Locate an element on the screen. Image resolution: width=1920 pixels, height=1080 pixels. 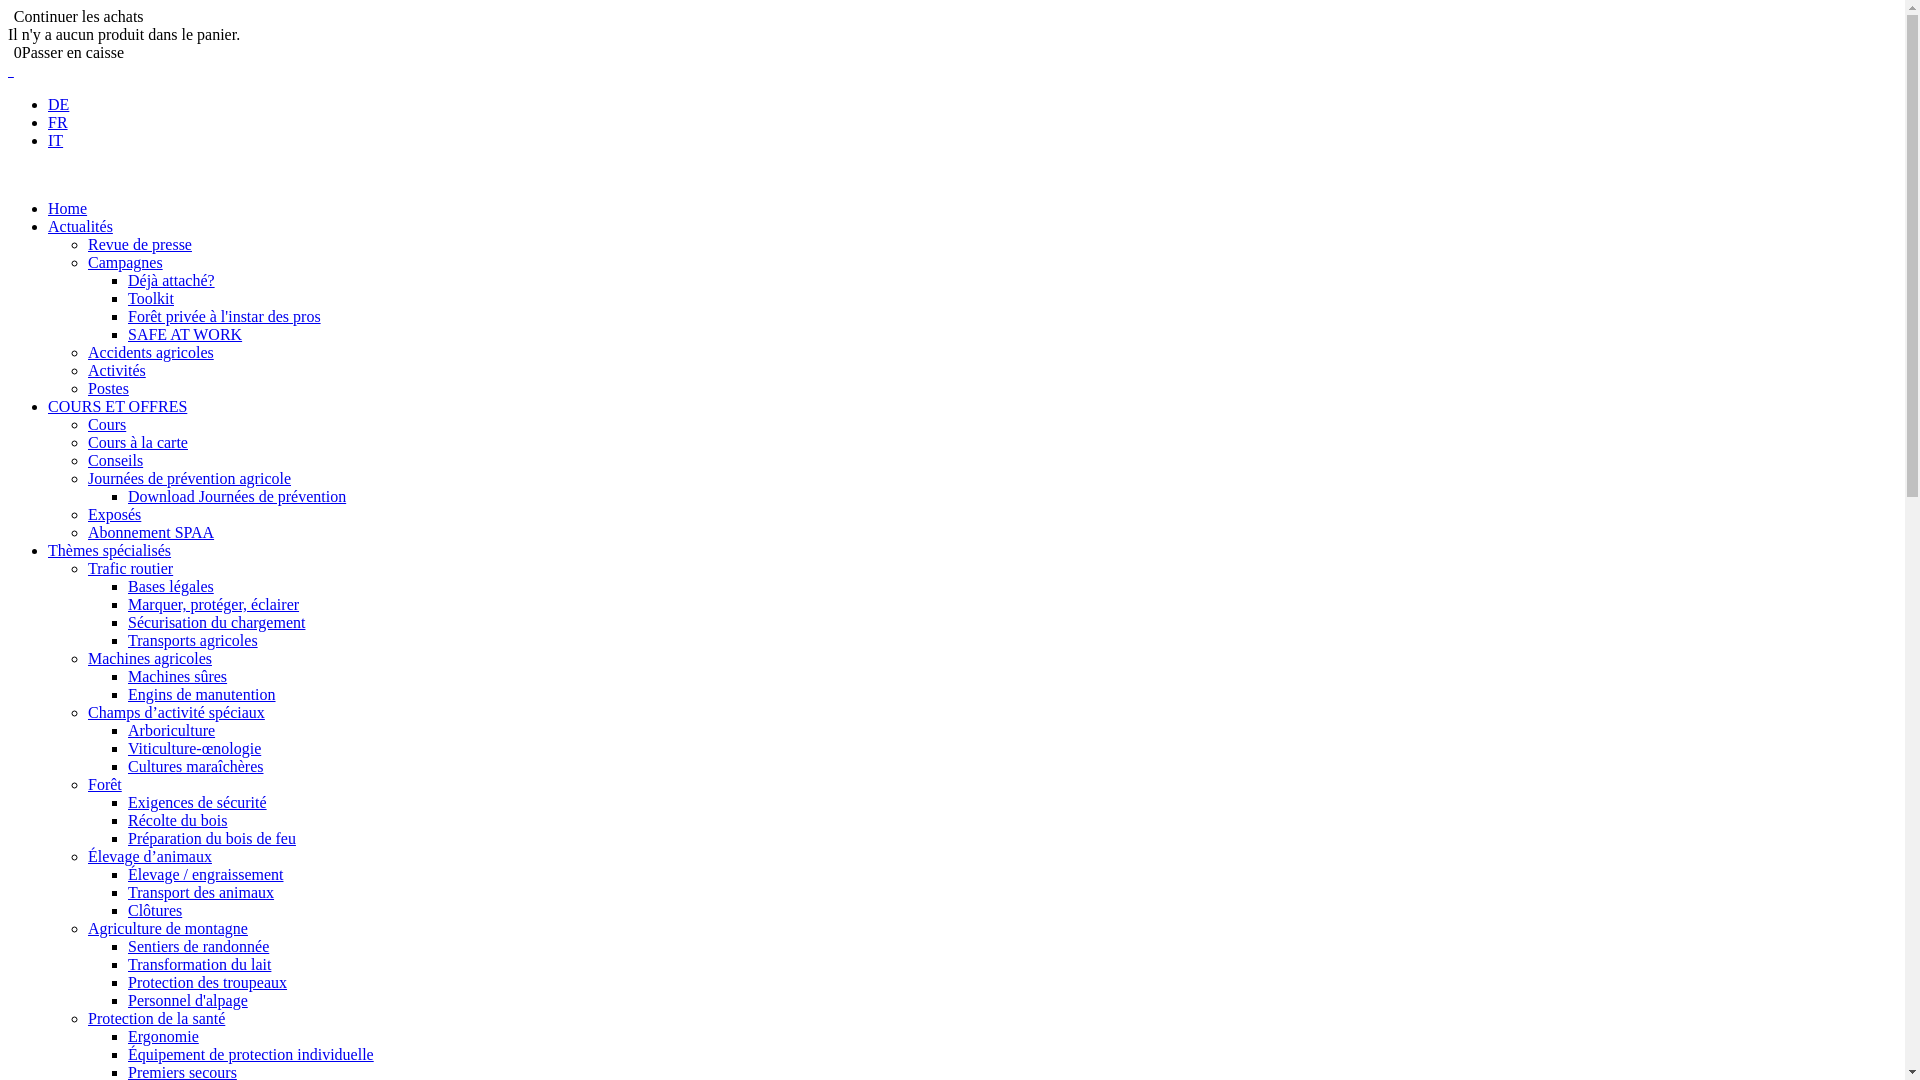
'Abonnement SPAA' is located at coordinates (149, 531).